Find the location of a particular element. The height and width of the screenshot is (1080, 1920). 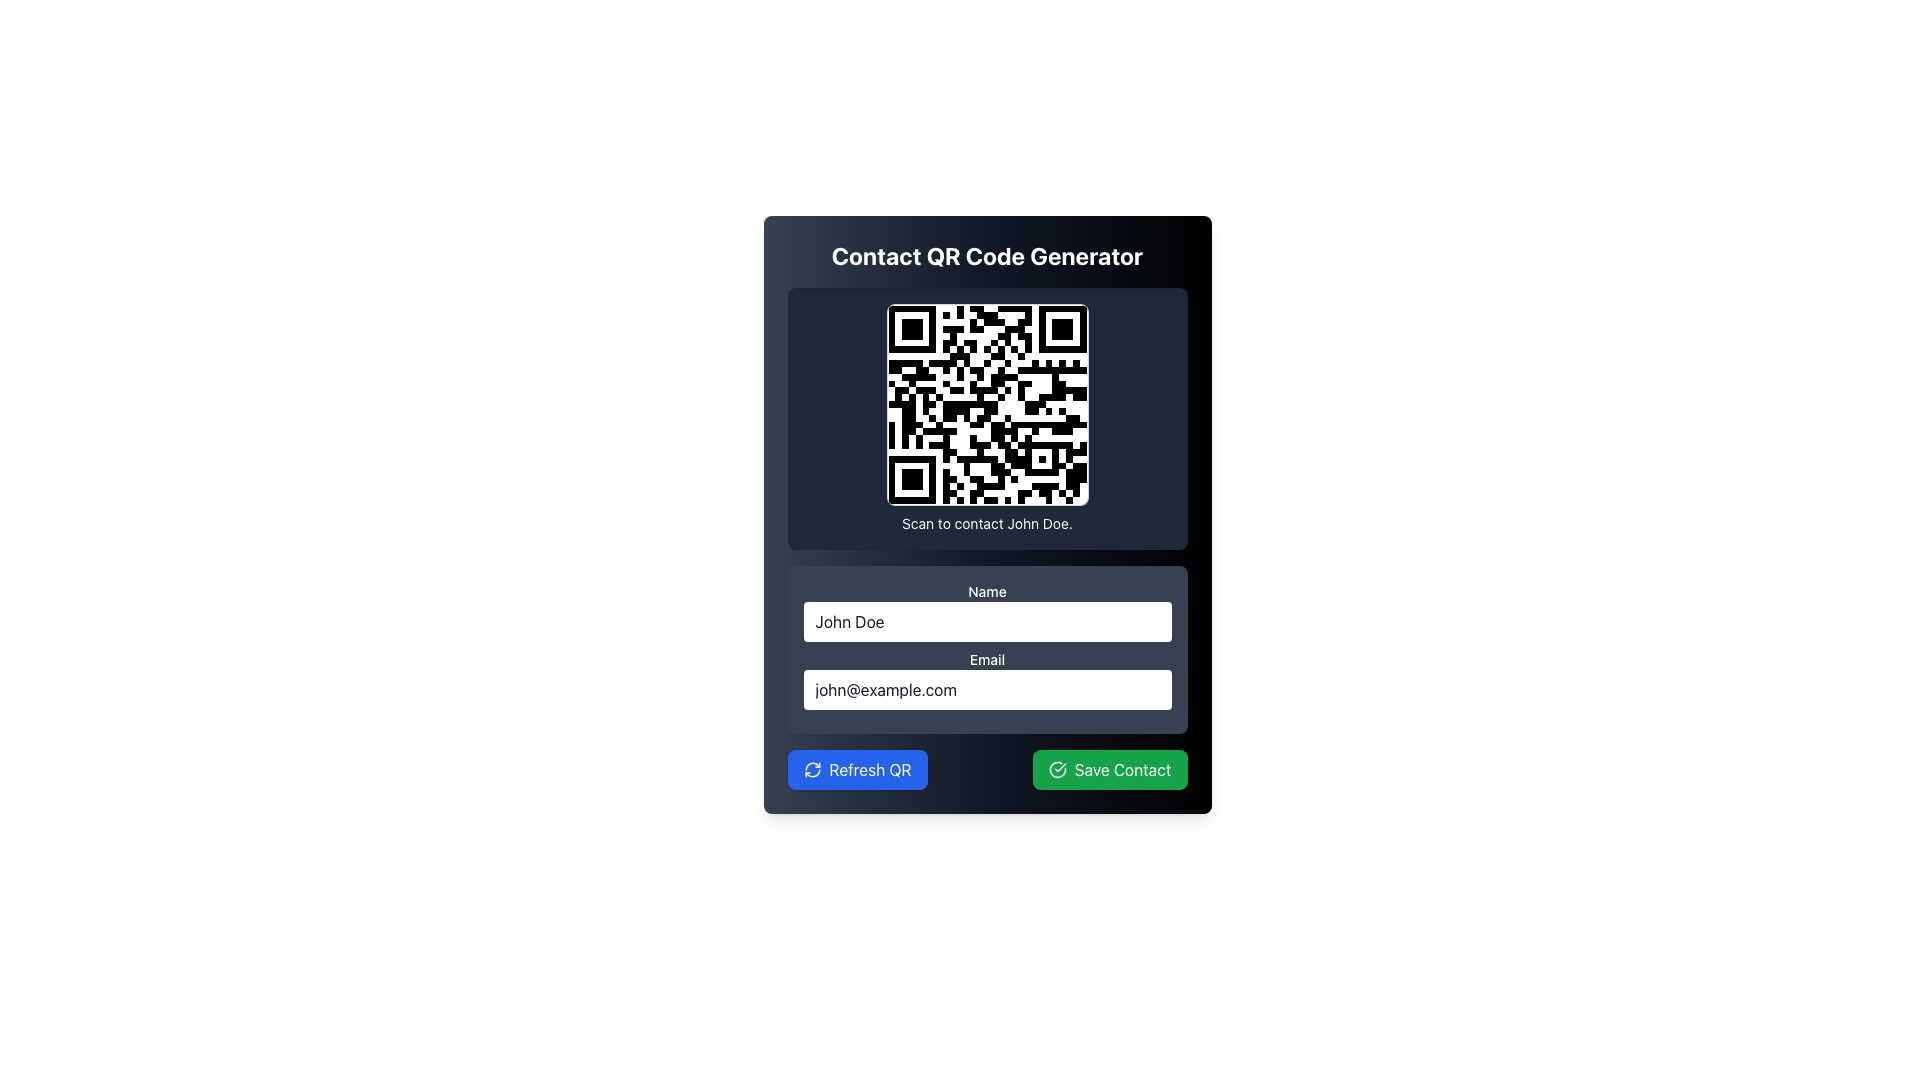

the circular icon with a green background and a white check mark that is located to the left of the 'Save Contact' button is located at coordinates (1056, 769).